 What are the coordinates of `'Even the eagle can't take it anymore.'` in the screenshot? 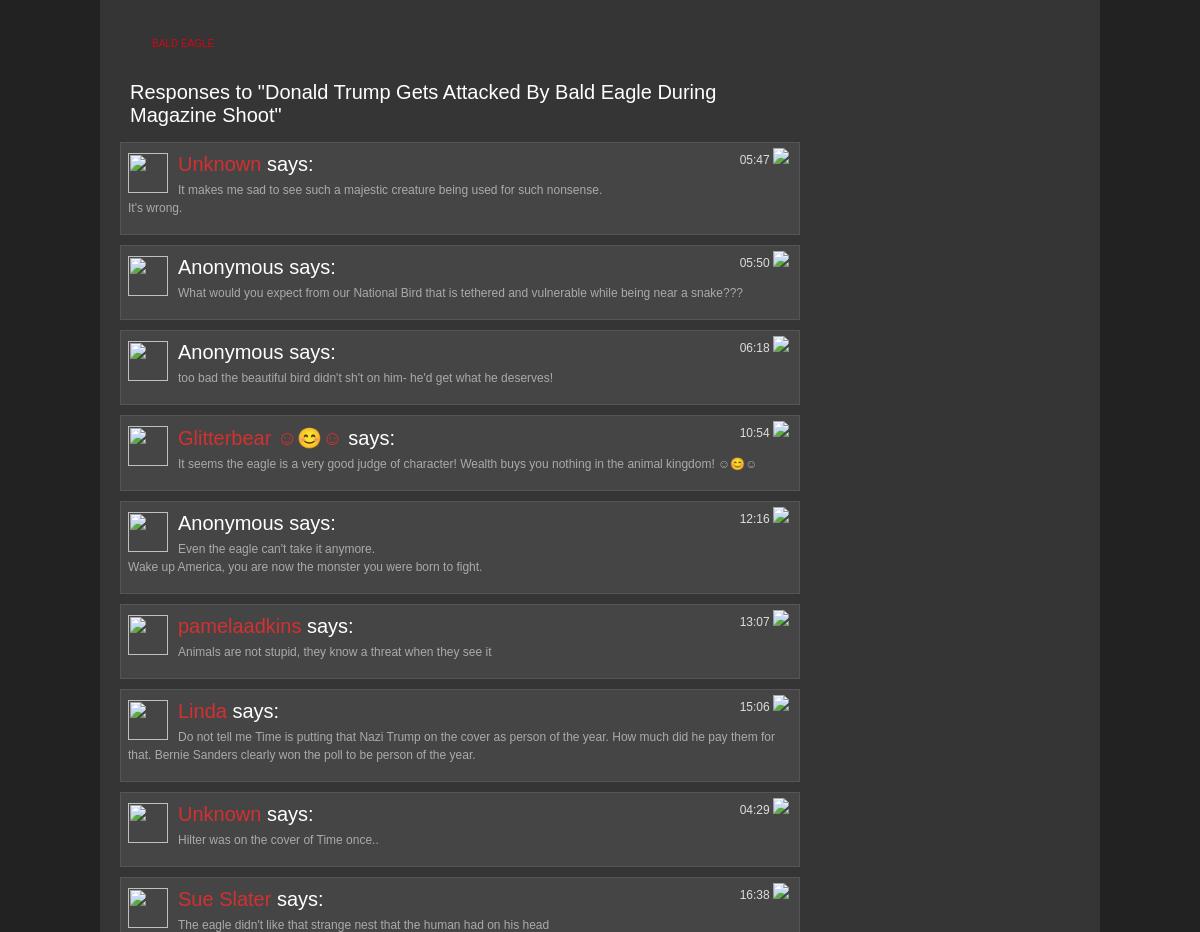 It's located at (275, 548).